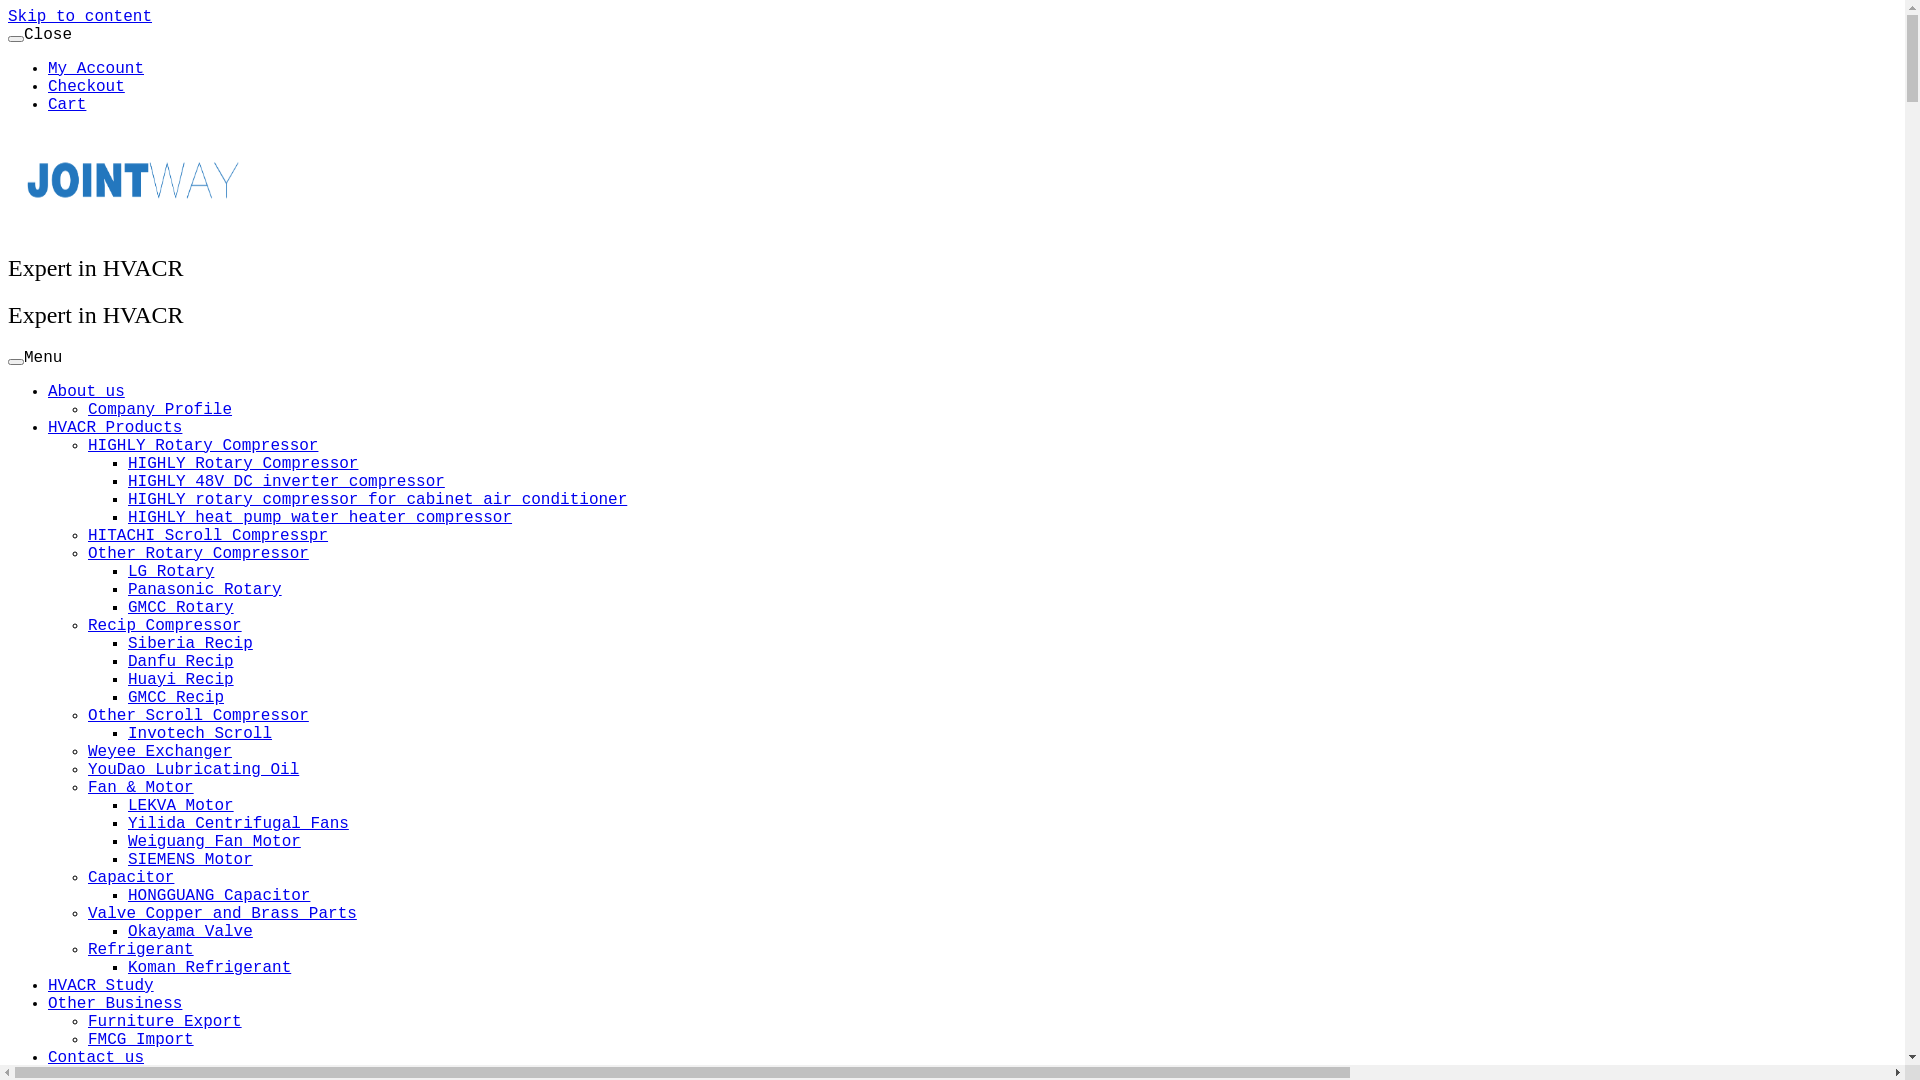 This screenshot has height=1080, width=1920. What do you see at coordinates (139, 948) in the screenshot?
I see `'Refrigerant'` at bounding box center [139, 948].